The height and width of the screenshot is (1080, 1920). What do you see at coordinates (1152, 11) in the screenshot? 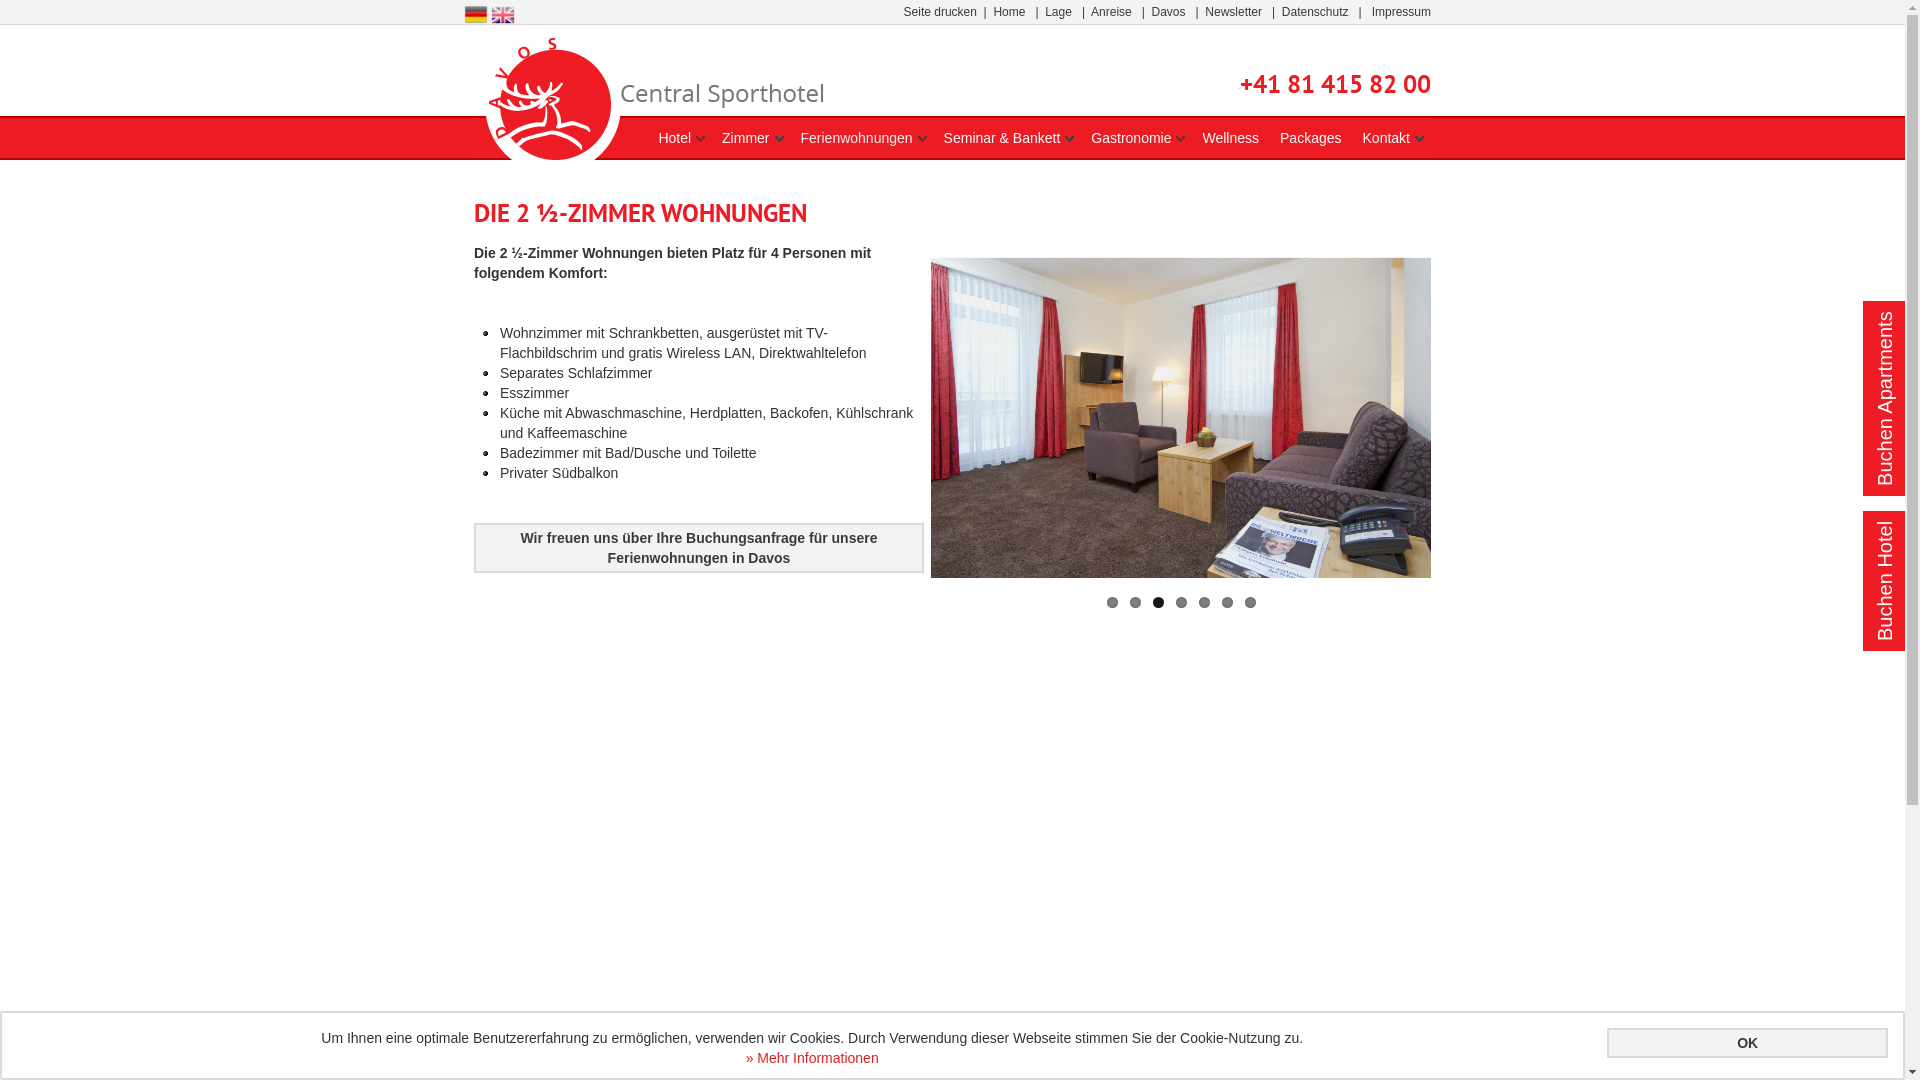
I see `'Davos'` at bounding box center [1152, 11].